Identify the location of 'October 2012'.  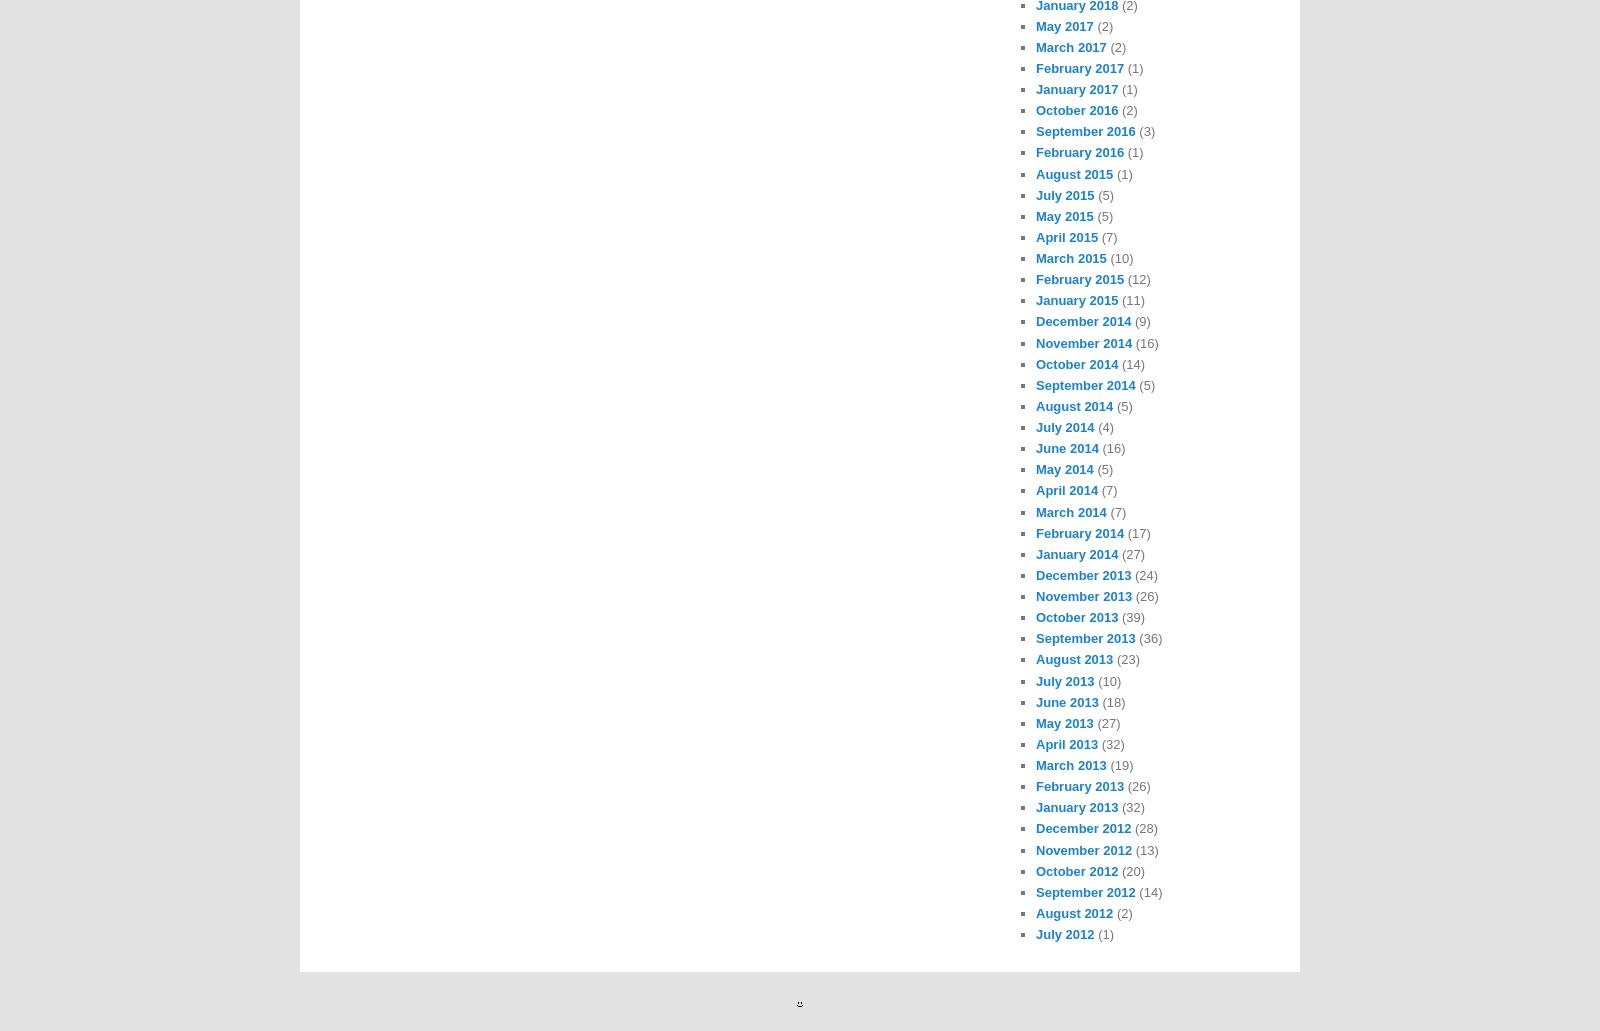
(1076, 870).